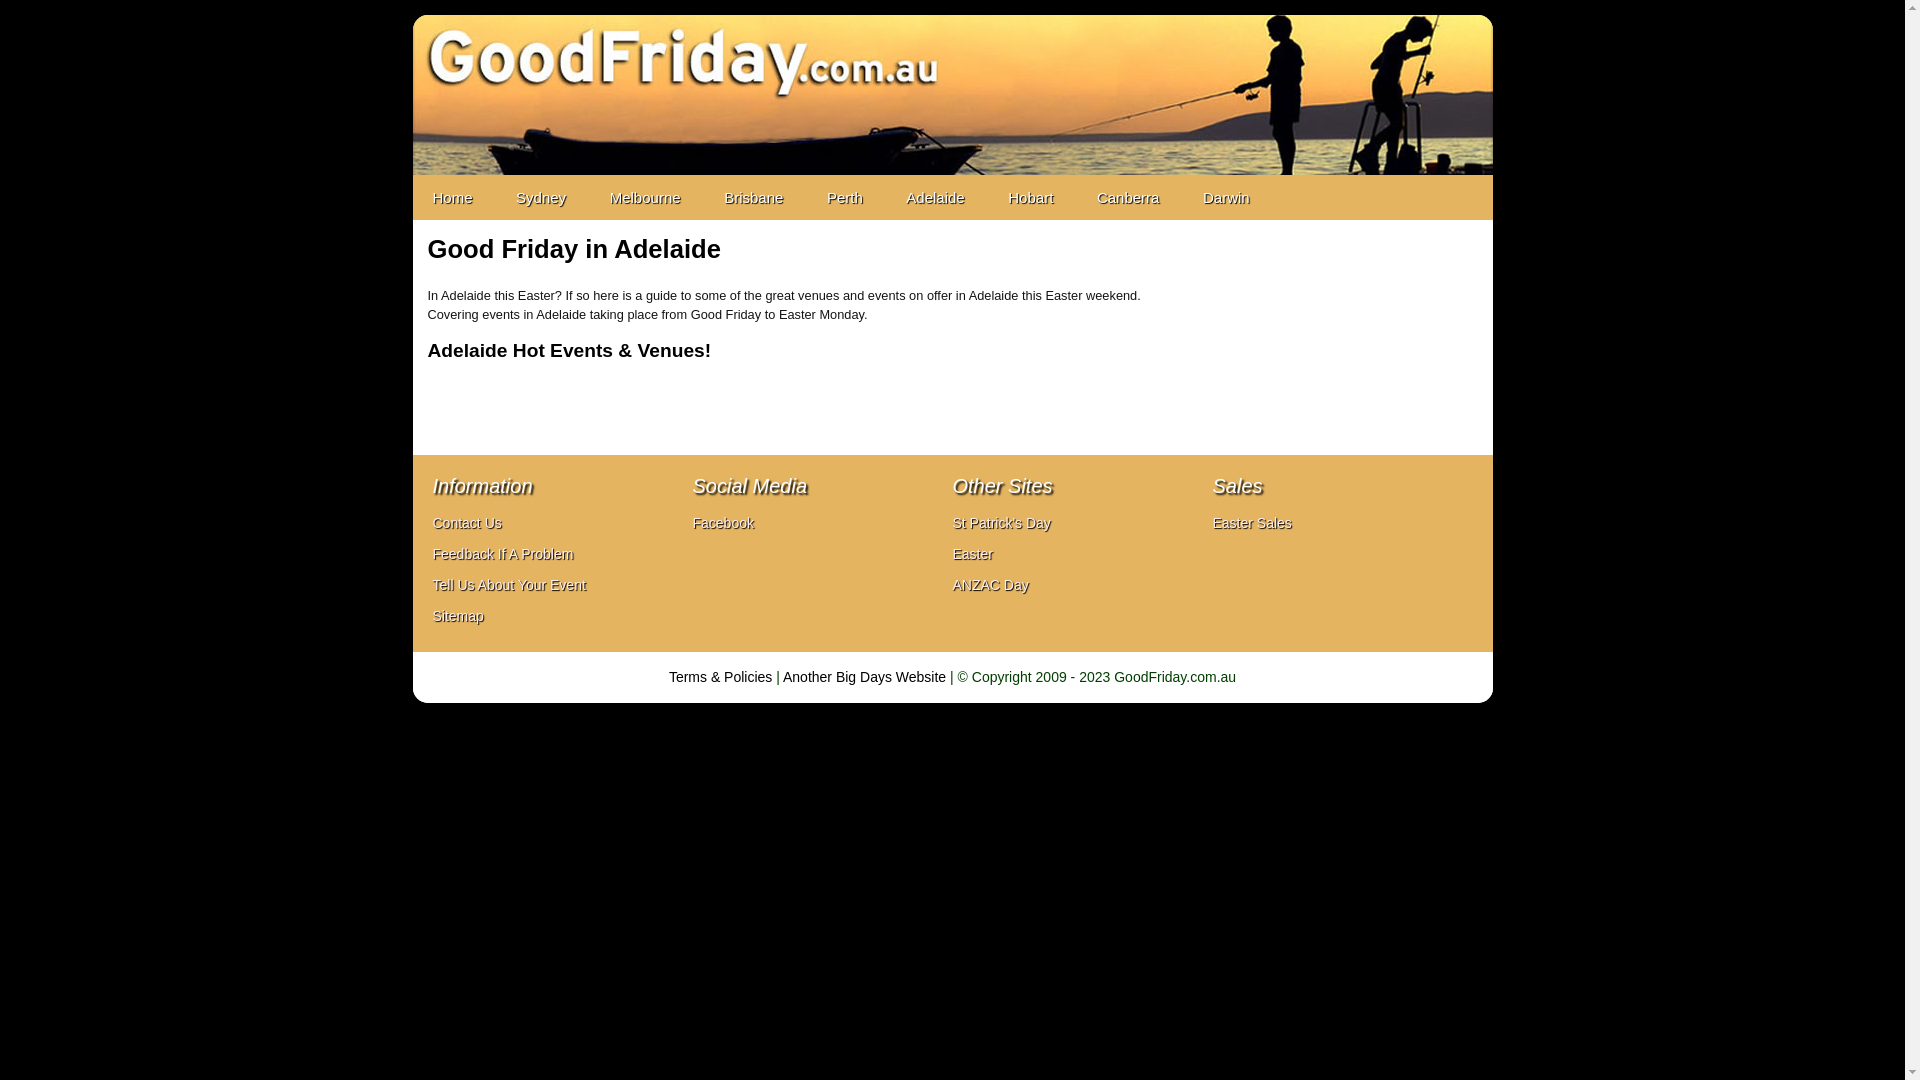 This screenshot has width=1920, height=1080. What do you see at coordinates (411, 184) in the screenshot?
I see `'Skip to content'` at bounding box center [411, 184].